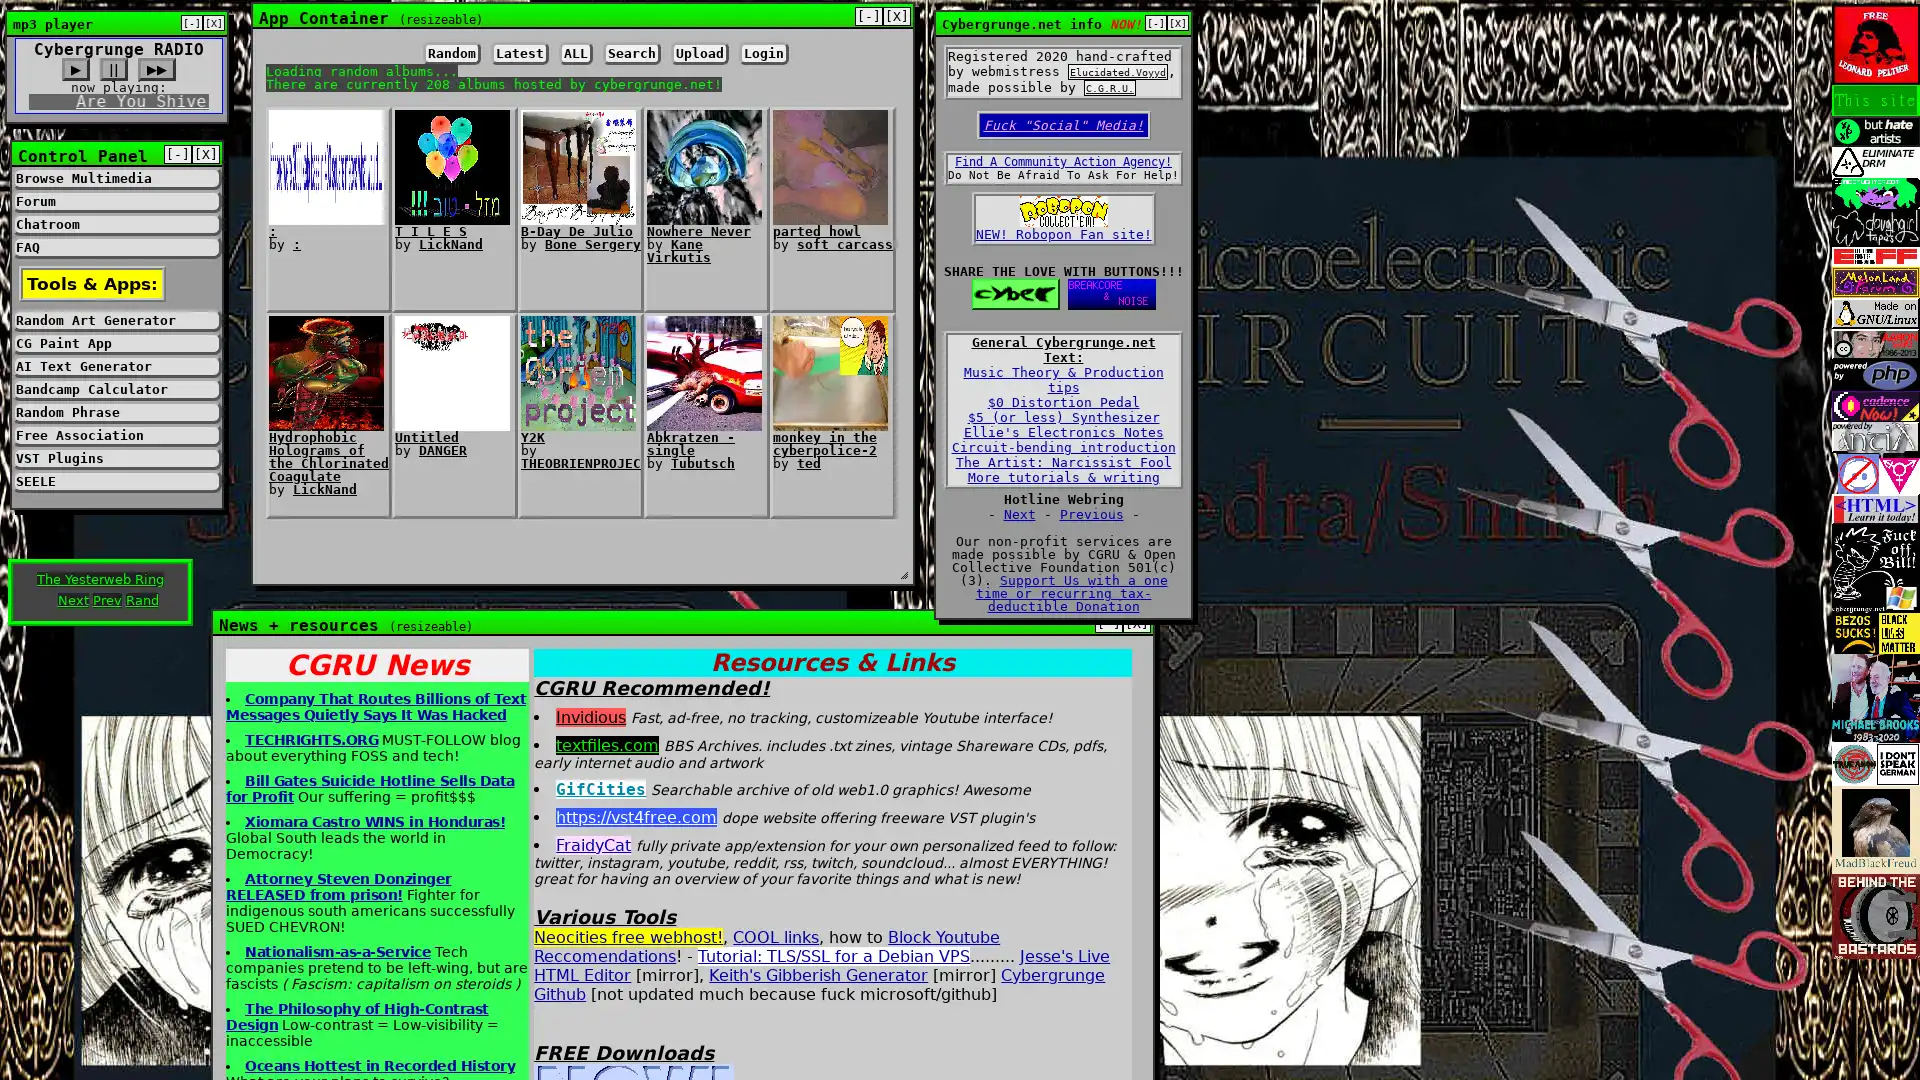 Image resolution: width=1920 pixels, height=1080 pixels. Describe the element at coordinates (1156, 23) in the screenshot. I see `[-]` at that location.